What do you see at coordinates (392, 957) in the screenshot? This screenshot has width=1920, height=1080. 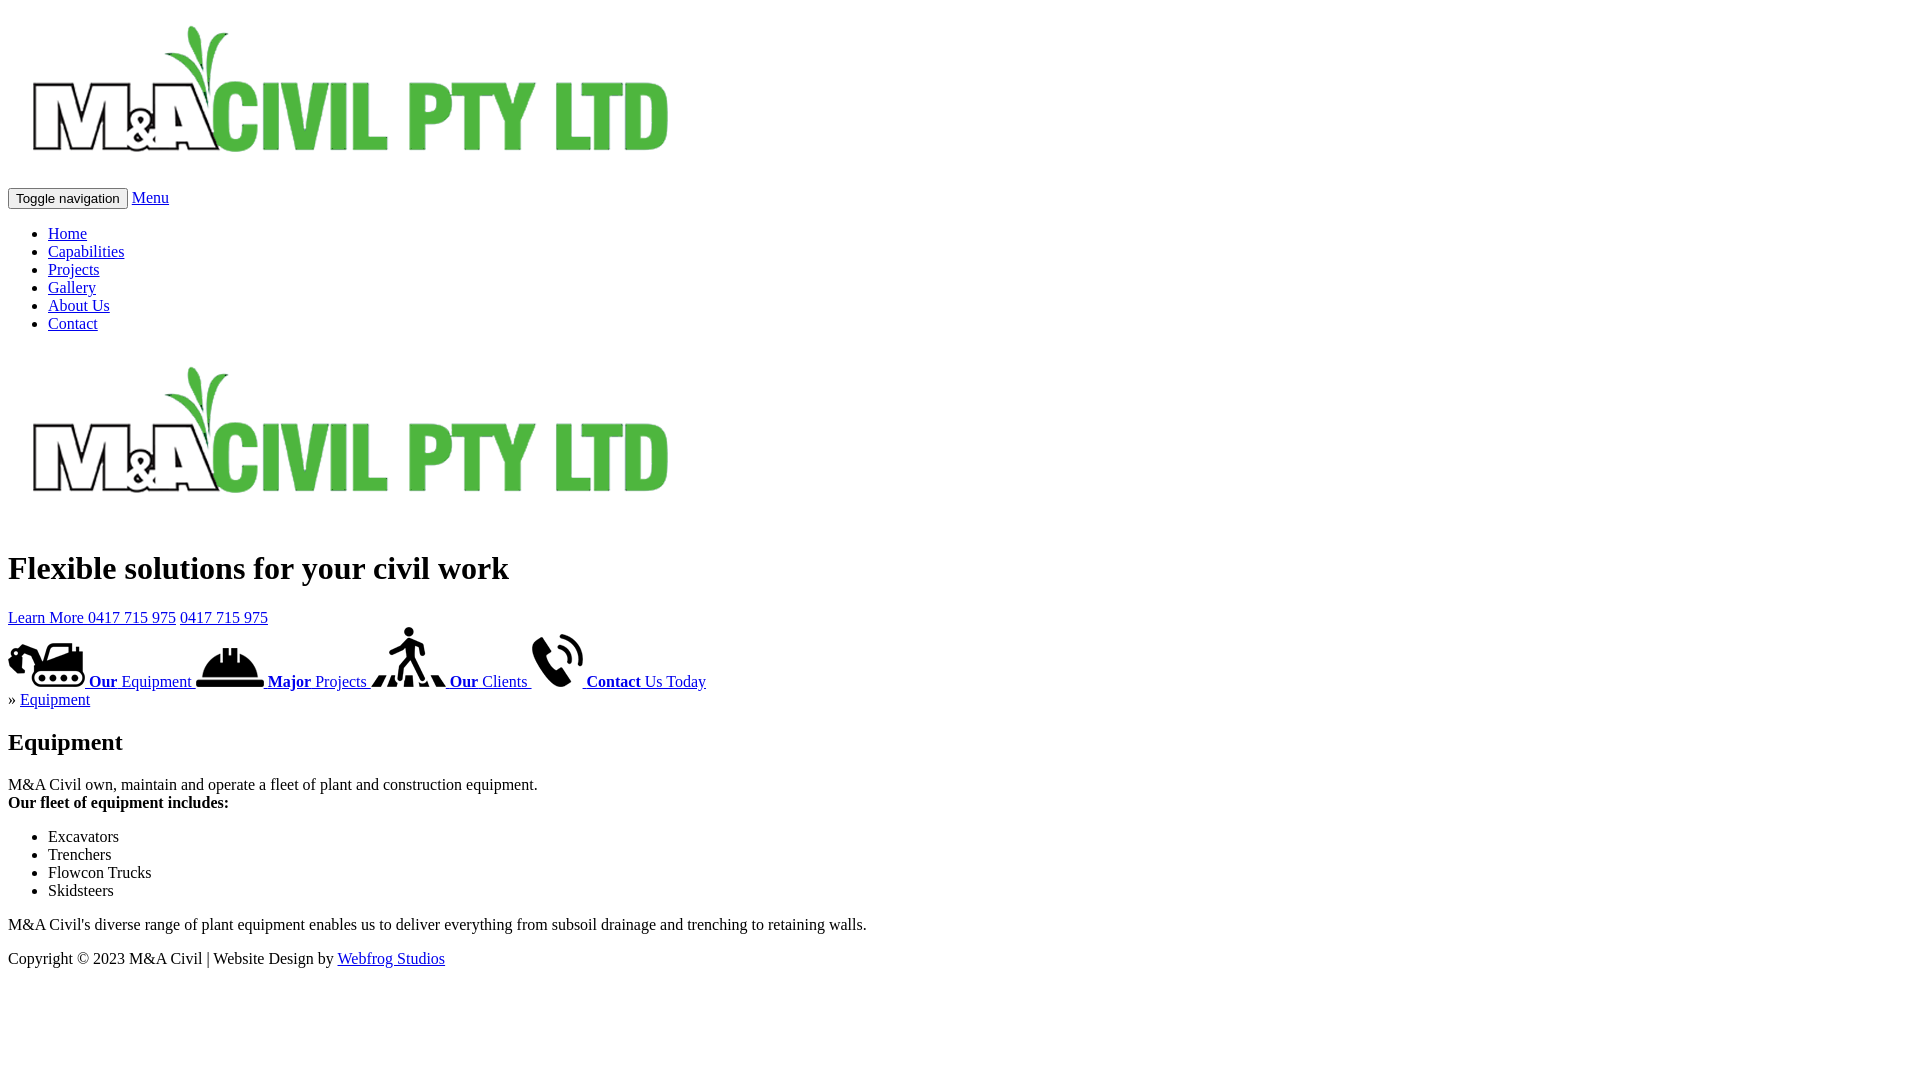 I see `'Webfrog Studios'` at bounding box center [392, 957].